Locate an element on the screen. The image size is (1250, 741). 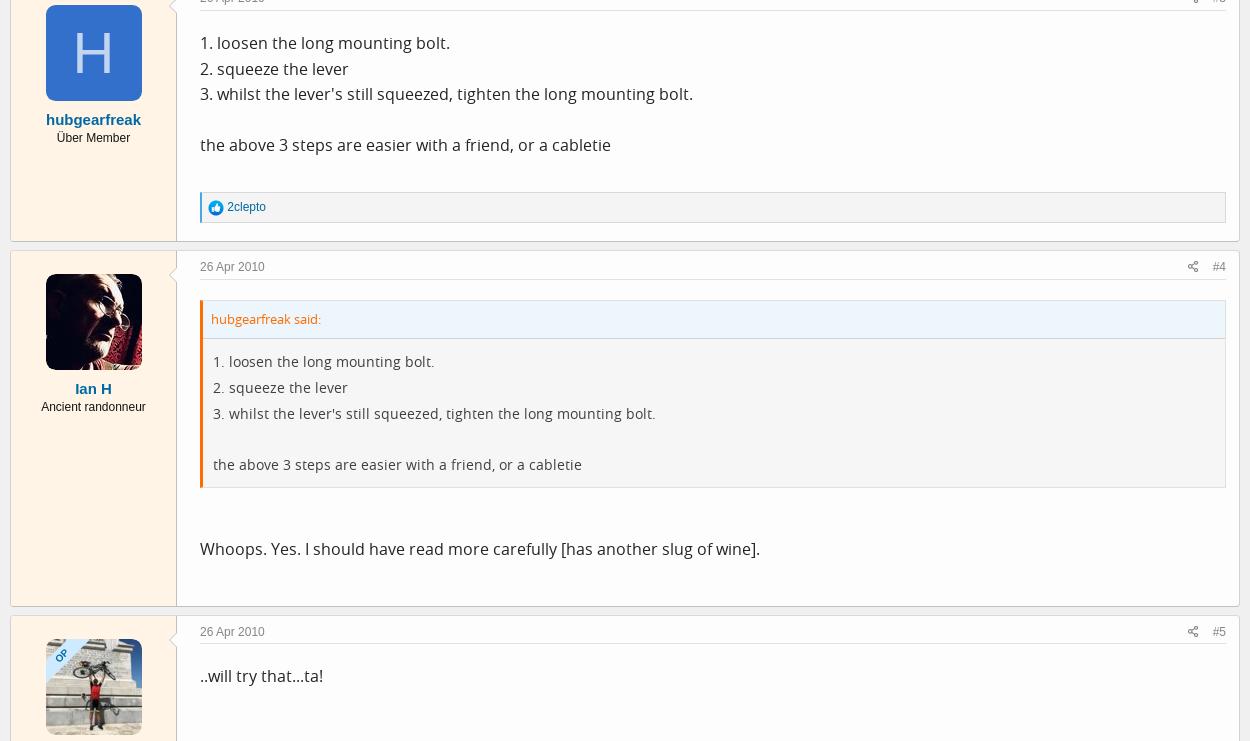
'hubgearfreak' is located at coordinates (91, 117).